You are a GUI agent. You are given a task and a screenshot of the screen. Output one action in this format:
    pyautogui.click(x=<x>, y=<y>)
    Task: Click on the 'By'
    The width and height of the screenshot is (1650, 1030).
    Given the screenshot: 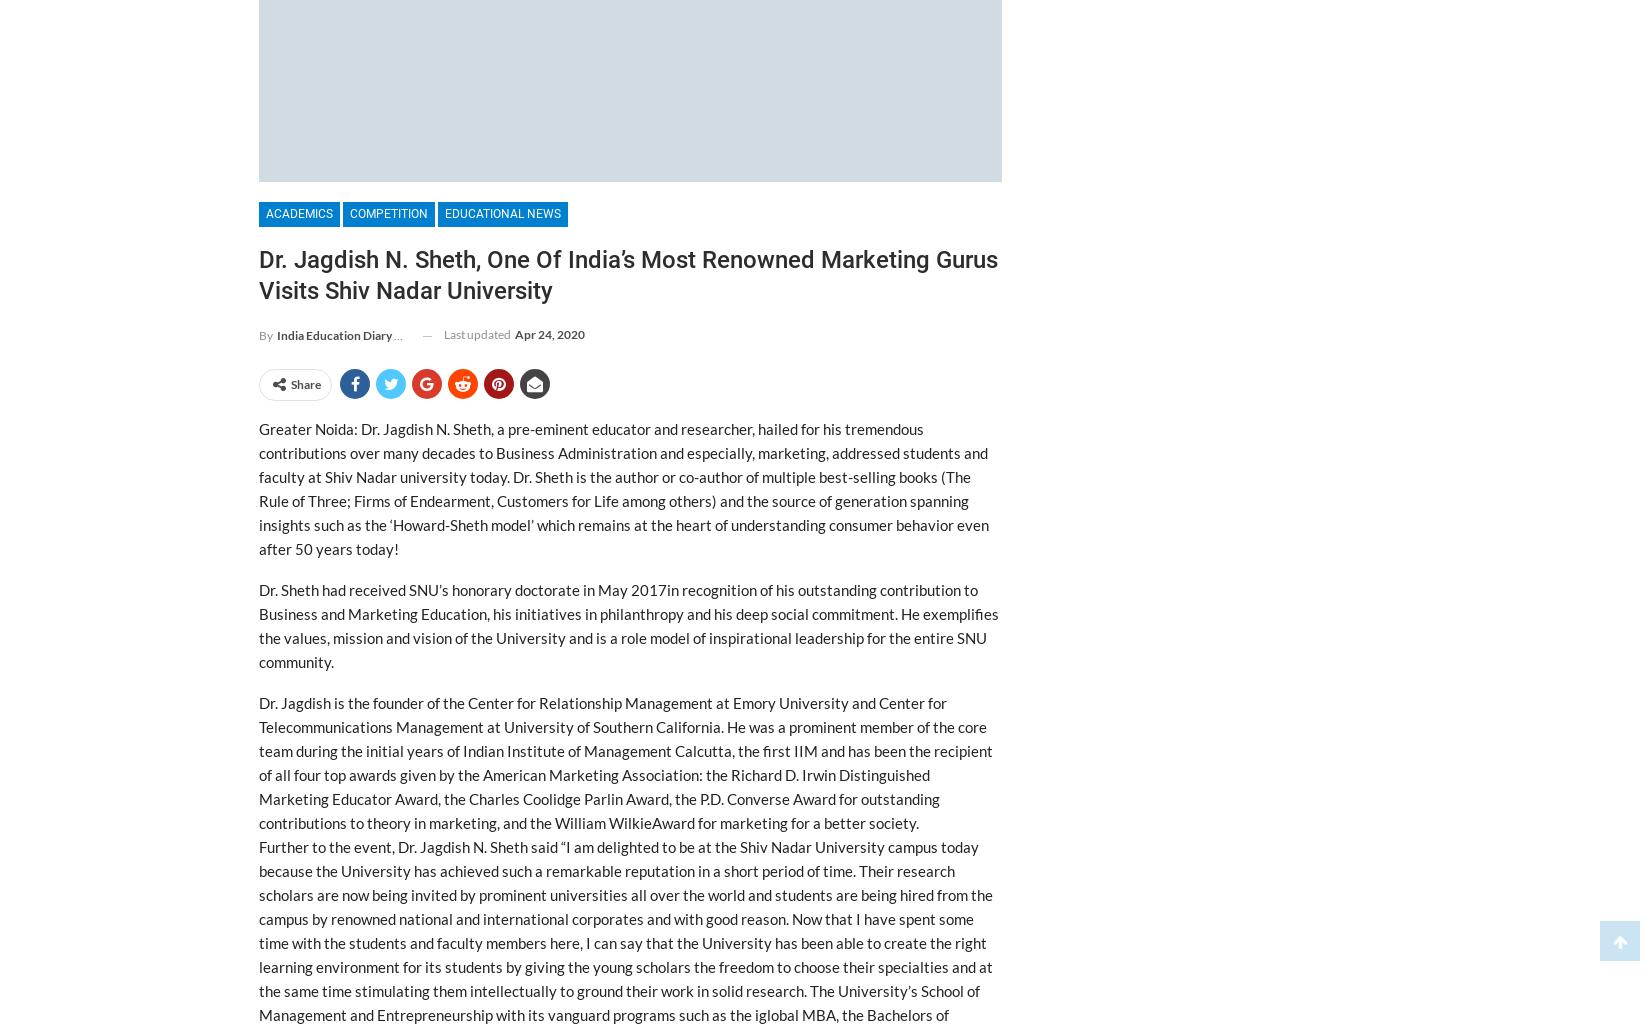 What is the action you would take?
    pyautogui.click(x=266, y=334)
    